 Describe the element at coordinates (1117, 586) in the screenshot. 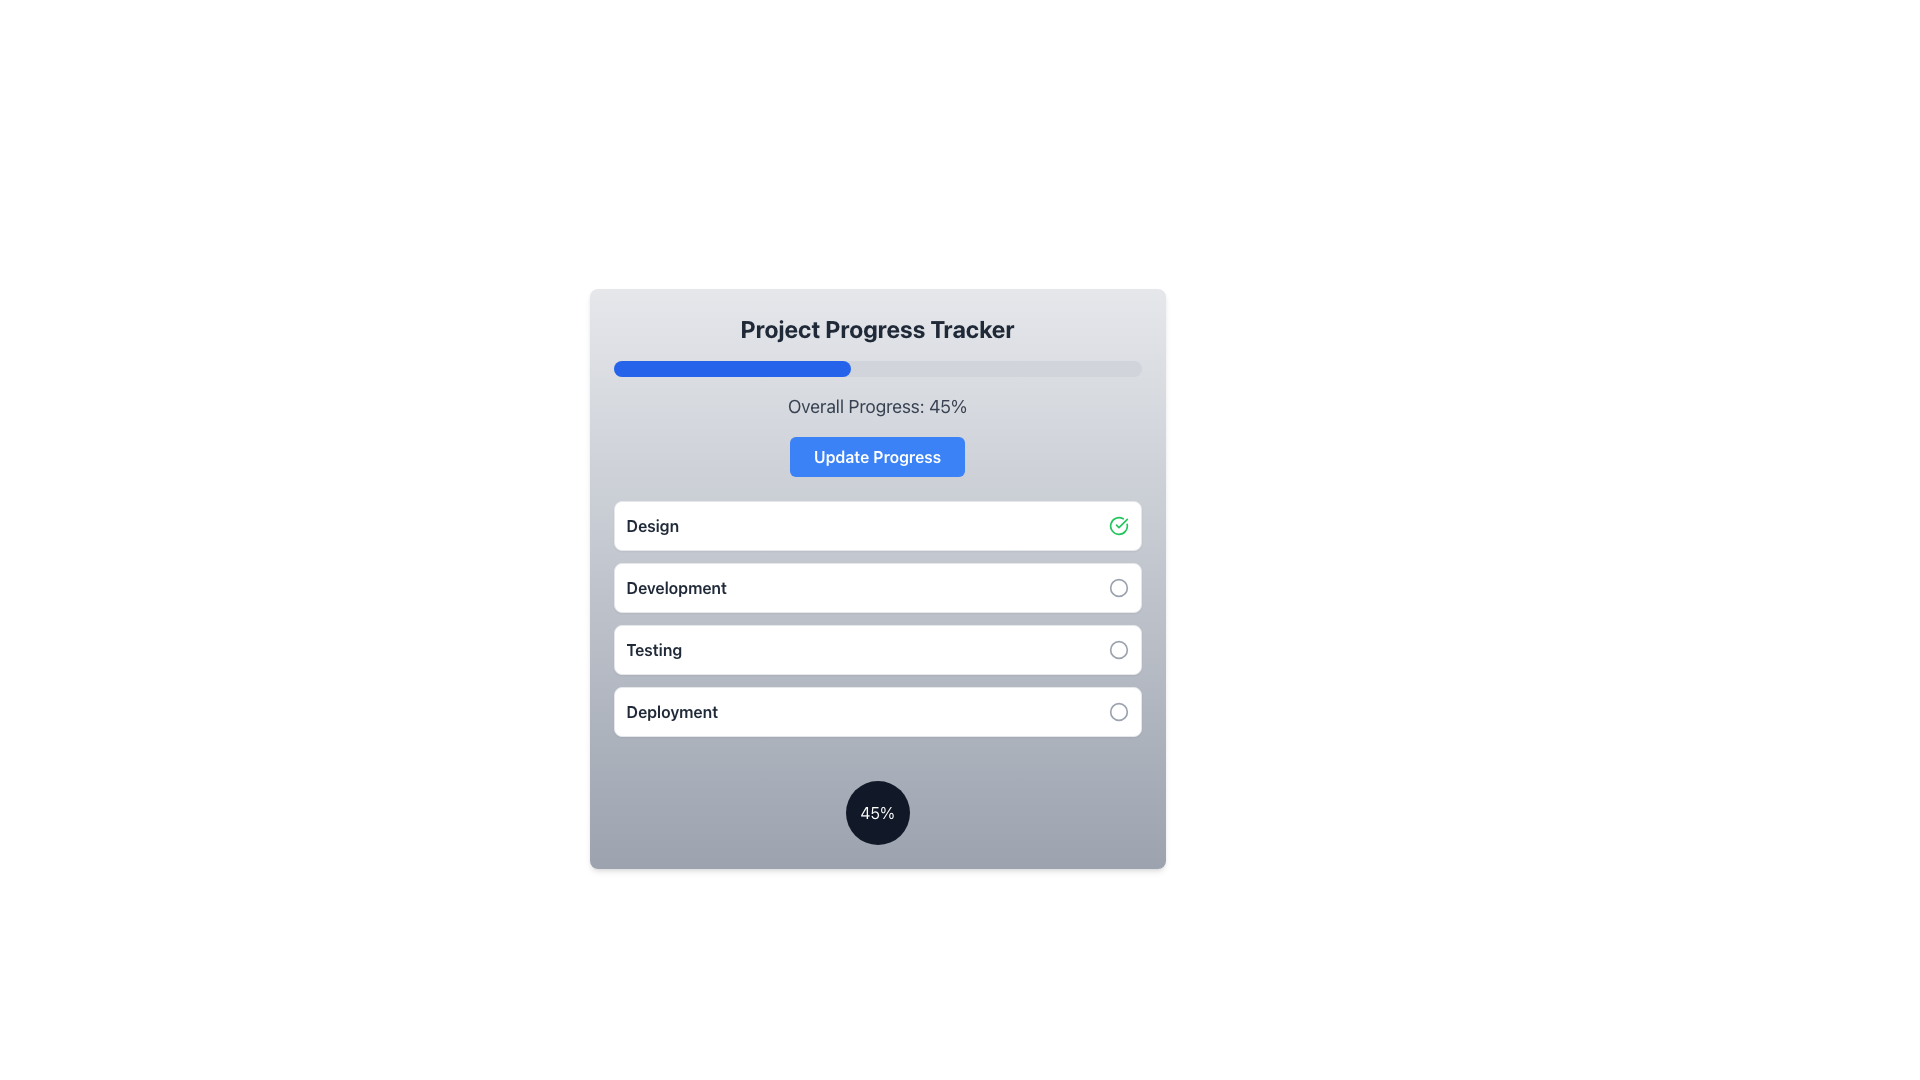

I see `the Circular SVG icon indicating the status associated with the 'Development' label, which is the second item in the vertical list of project statuses` at that location.